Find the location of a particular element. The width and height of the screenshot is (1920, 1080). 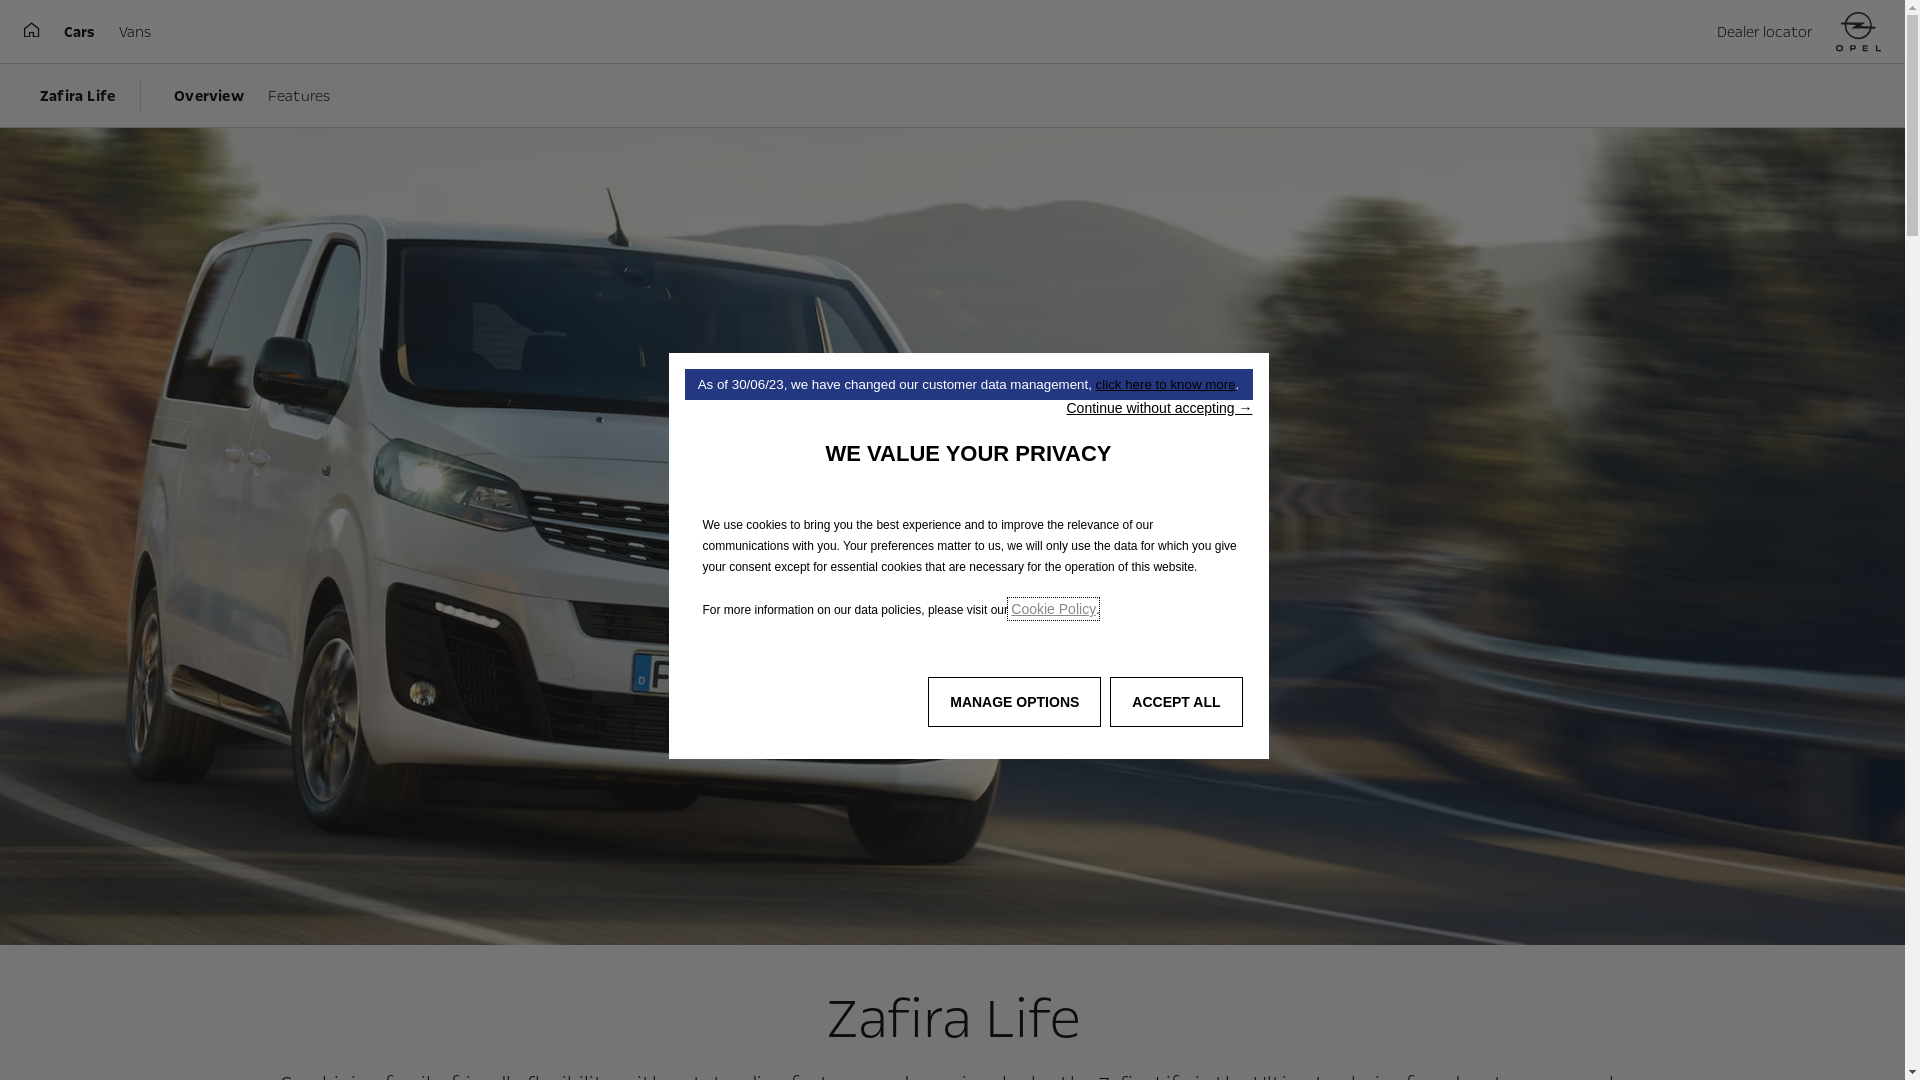

'Features' is located at coordinates (298, 96).